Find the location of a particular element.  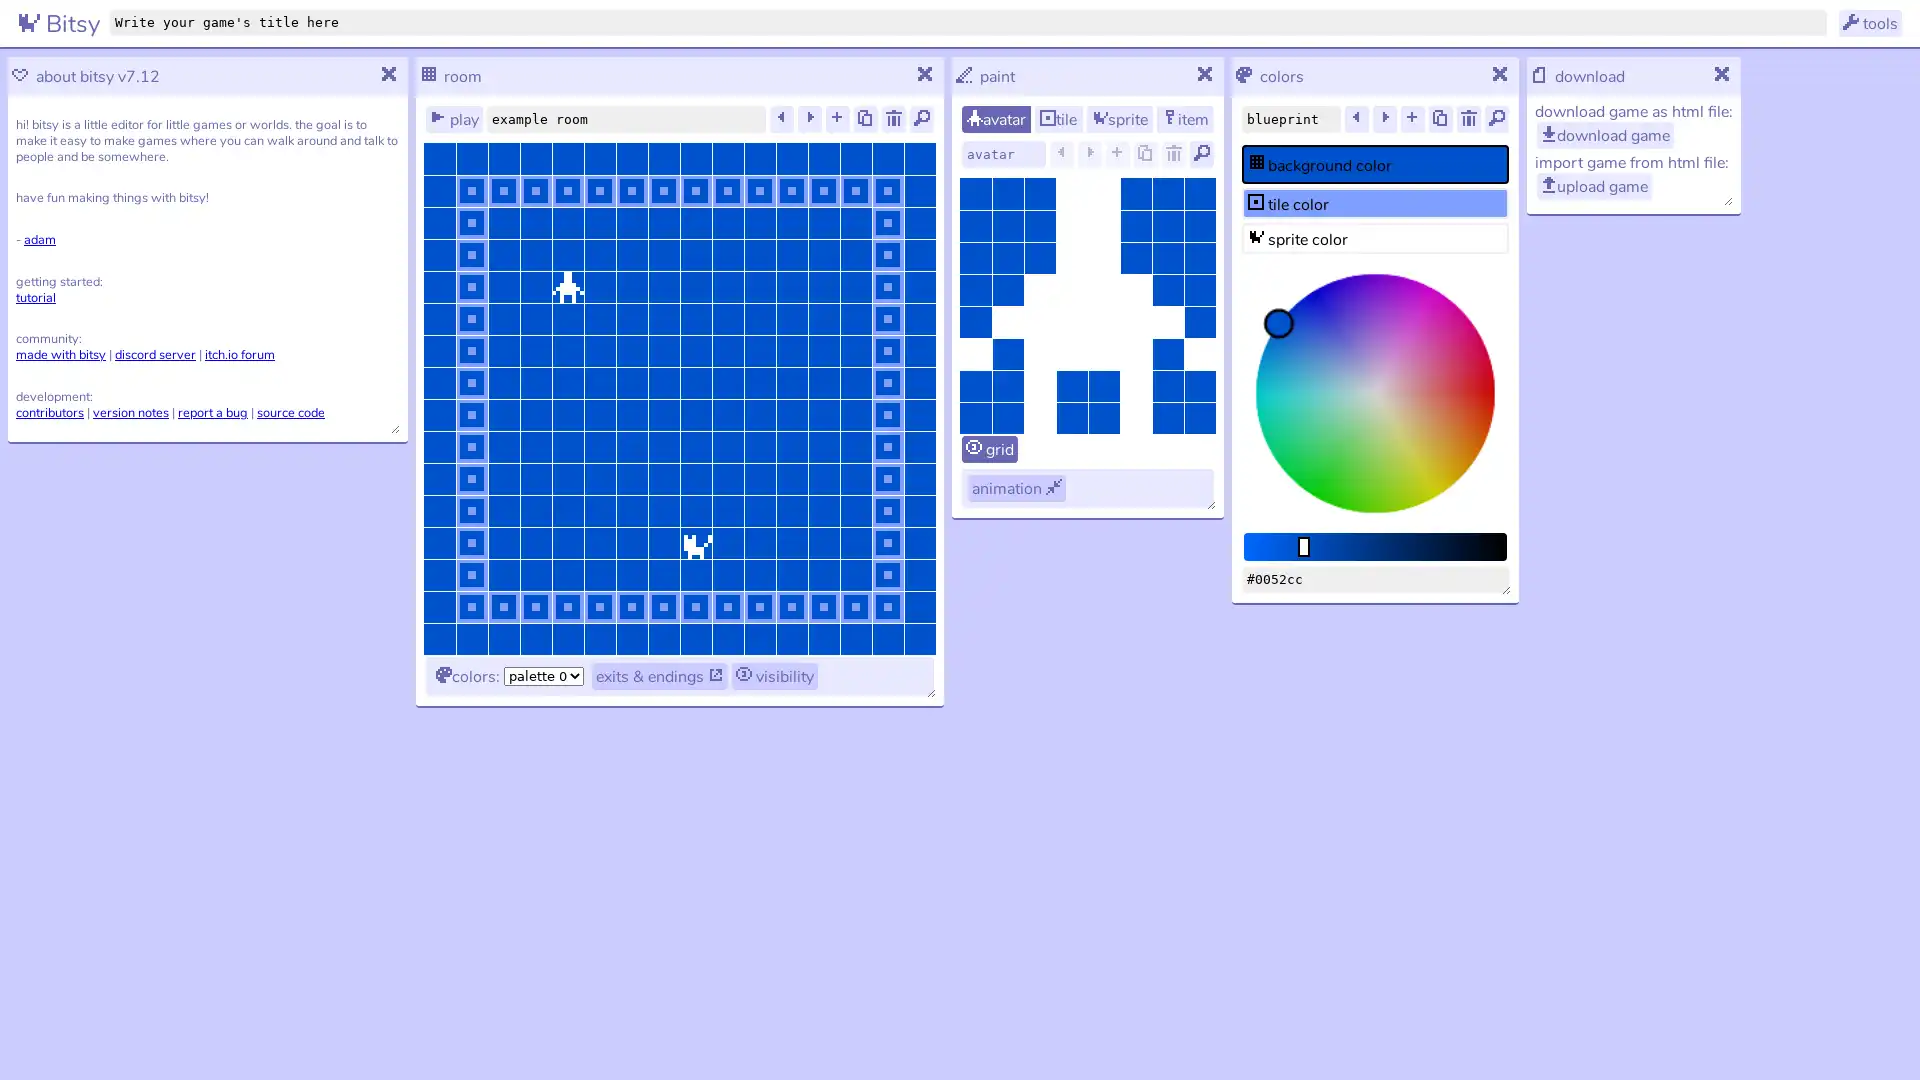

duplicate room is located at coordinates (865, 119).